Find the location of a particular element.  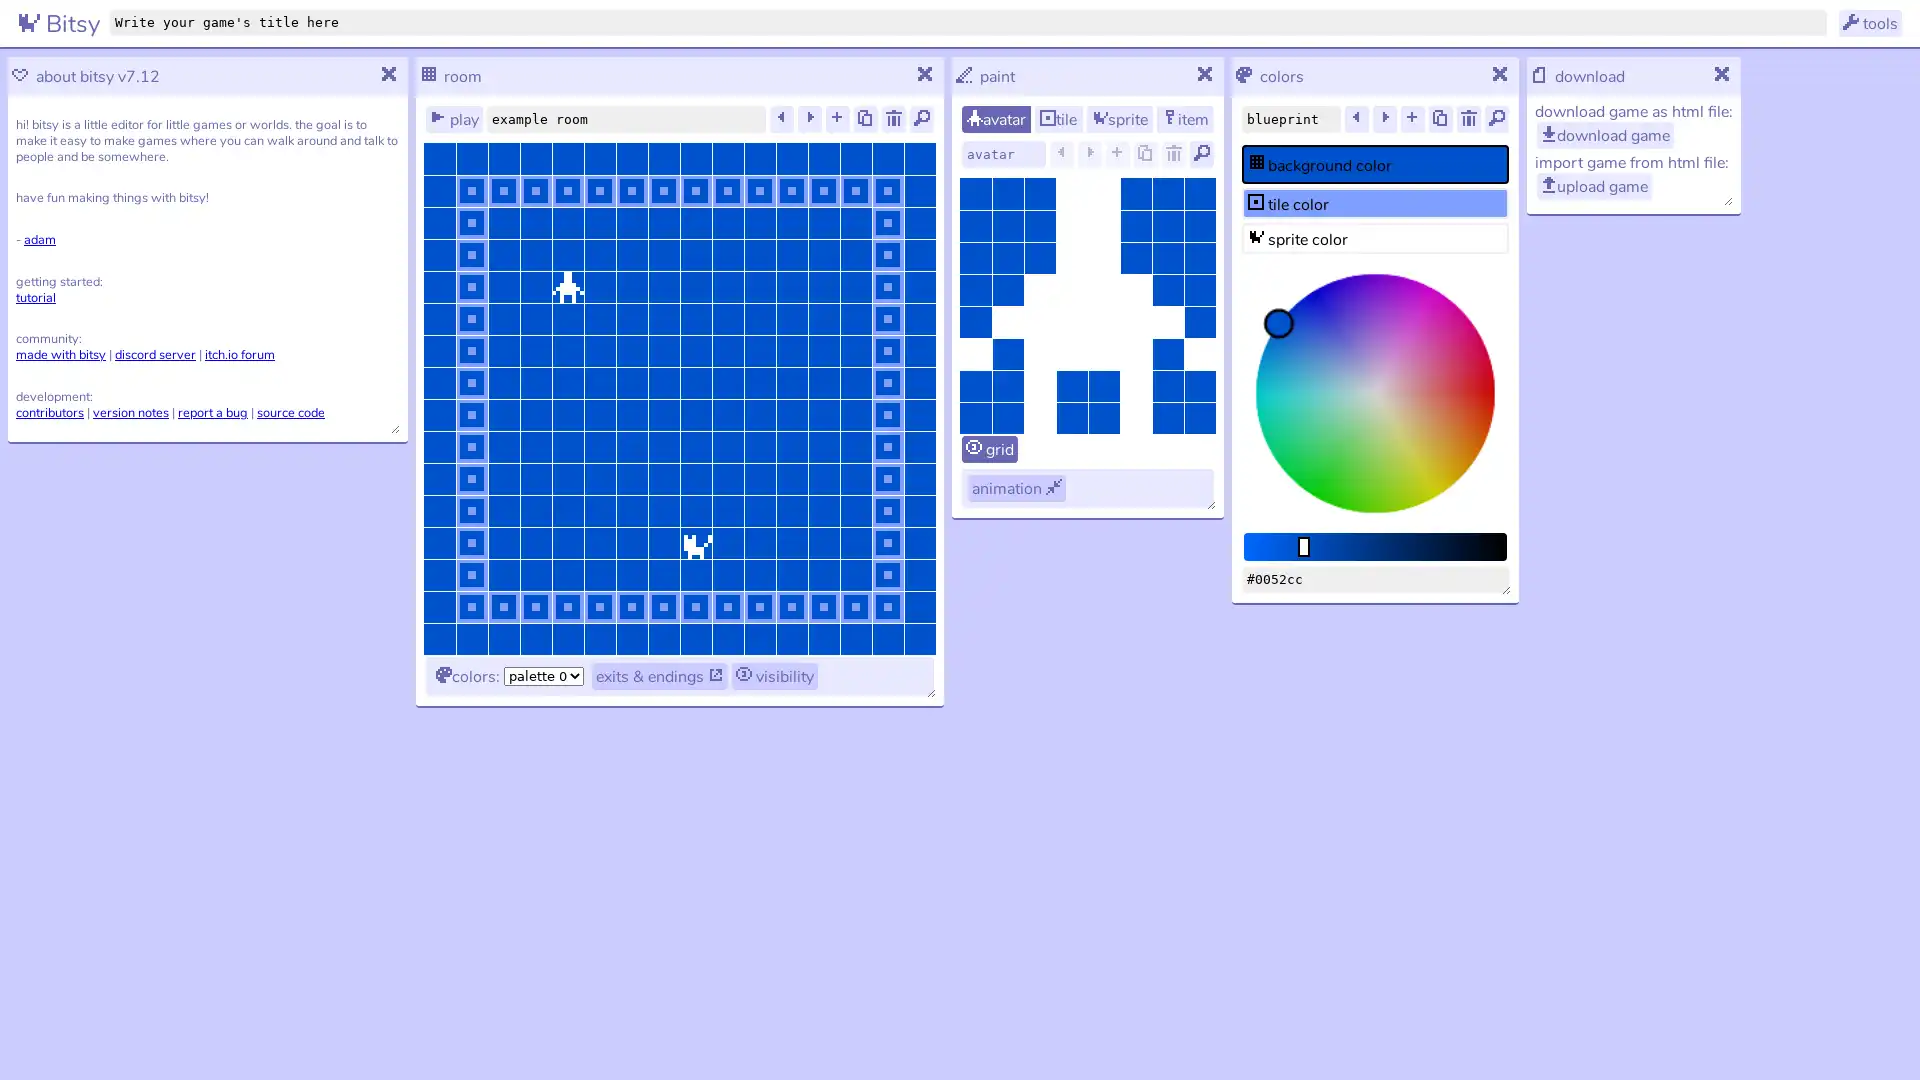

duplicate room is located at coordinates (865, 119).